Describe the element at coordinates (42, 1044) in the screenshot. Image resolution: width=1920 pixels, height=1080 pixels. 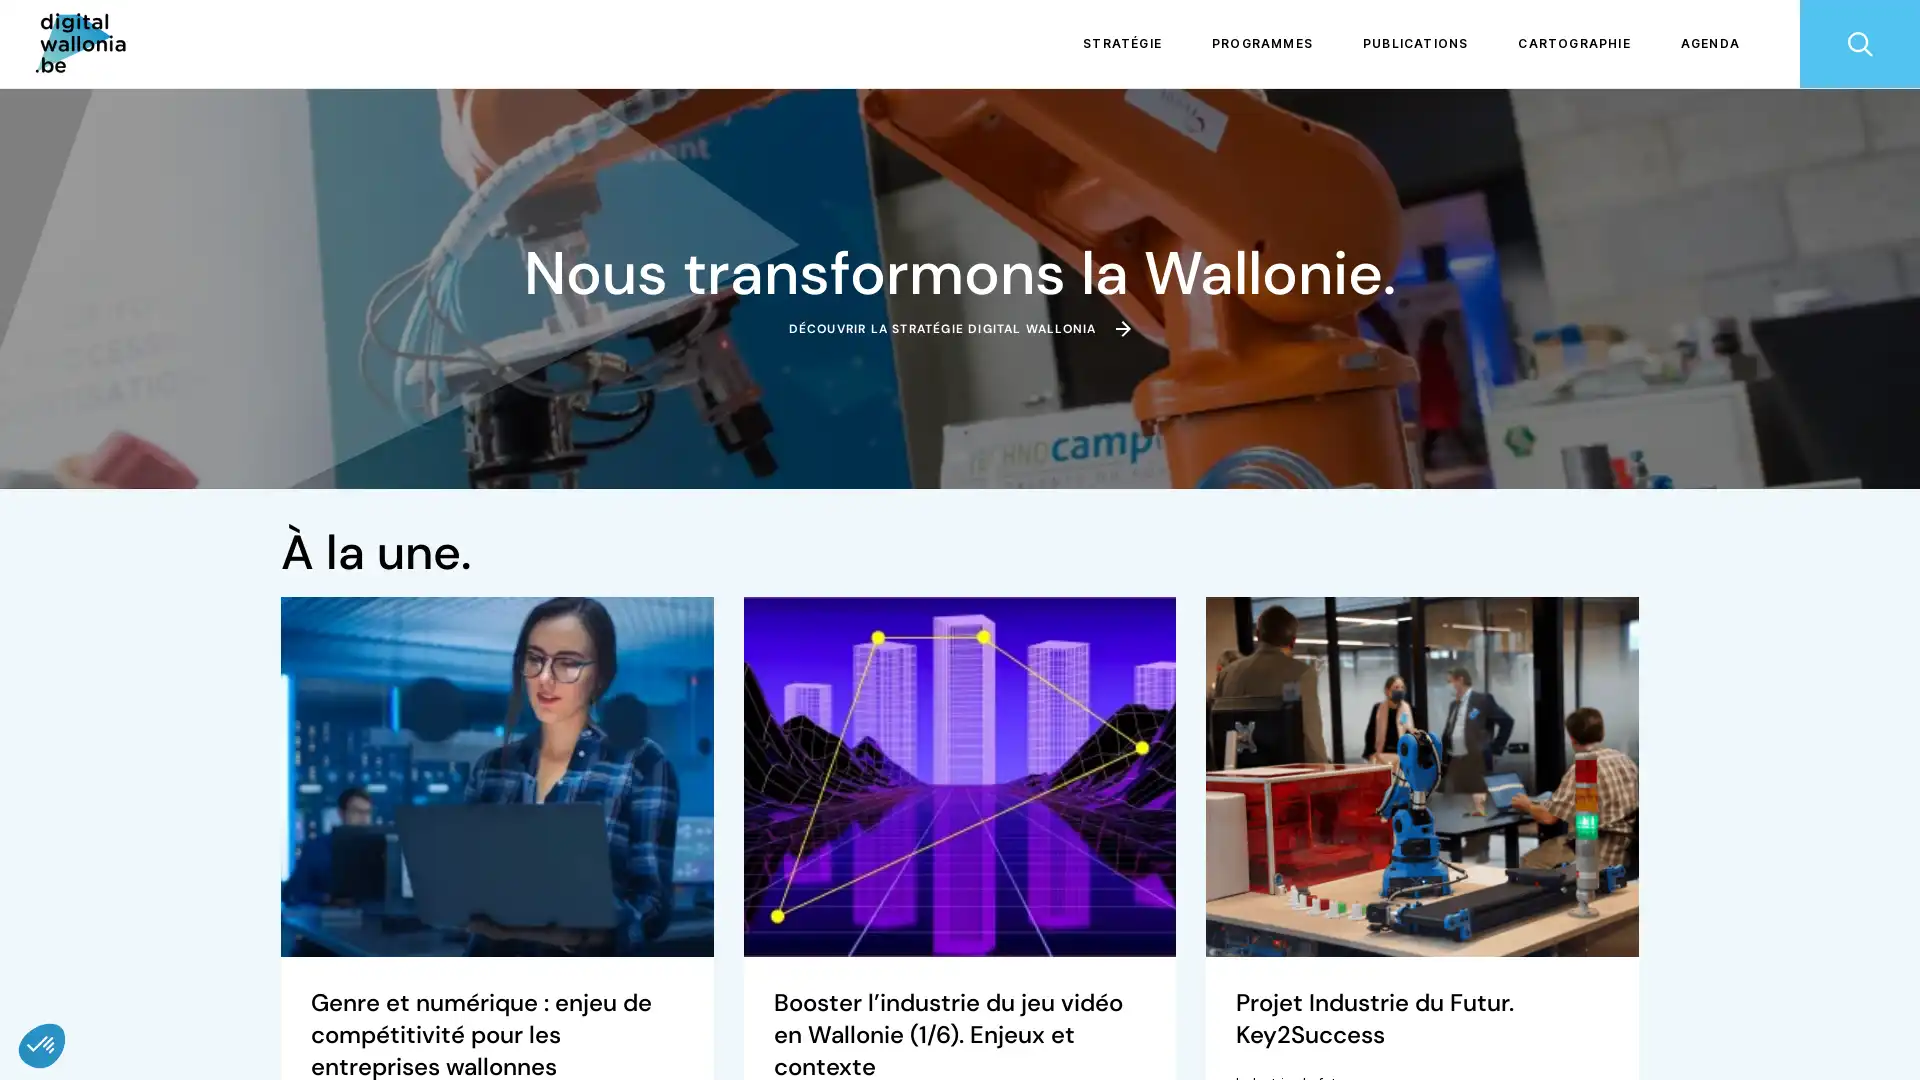
I see `Fermer` at that location.